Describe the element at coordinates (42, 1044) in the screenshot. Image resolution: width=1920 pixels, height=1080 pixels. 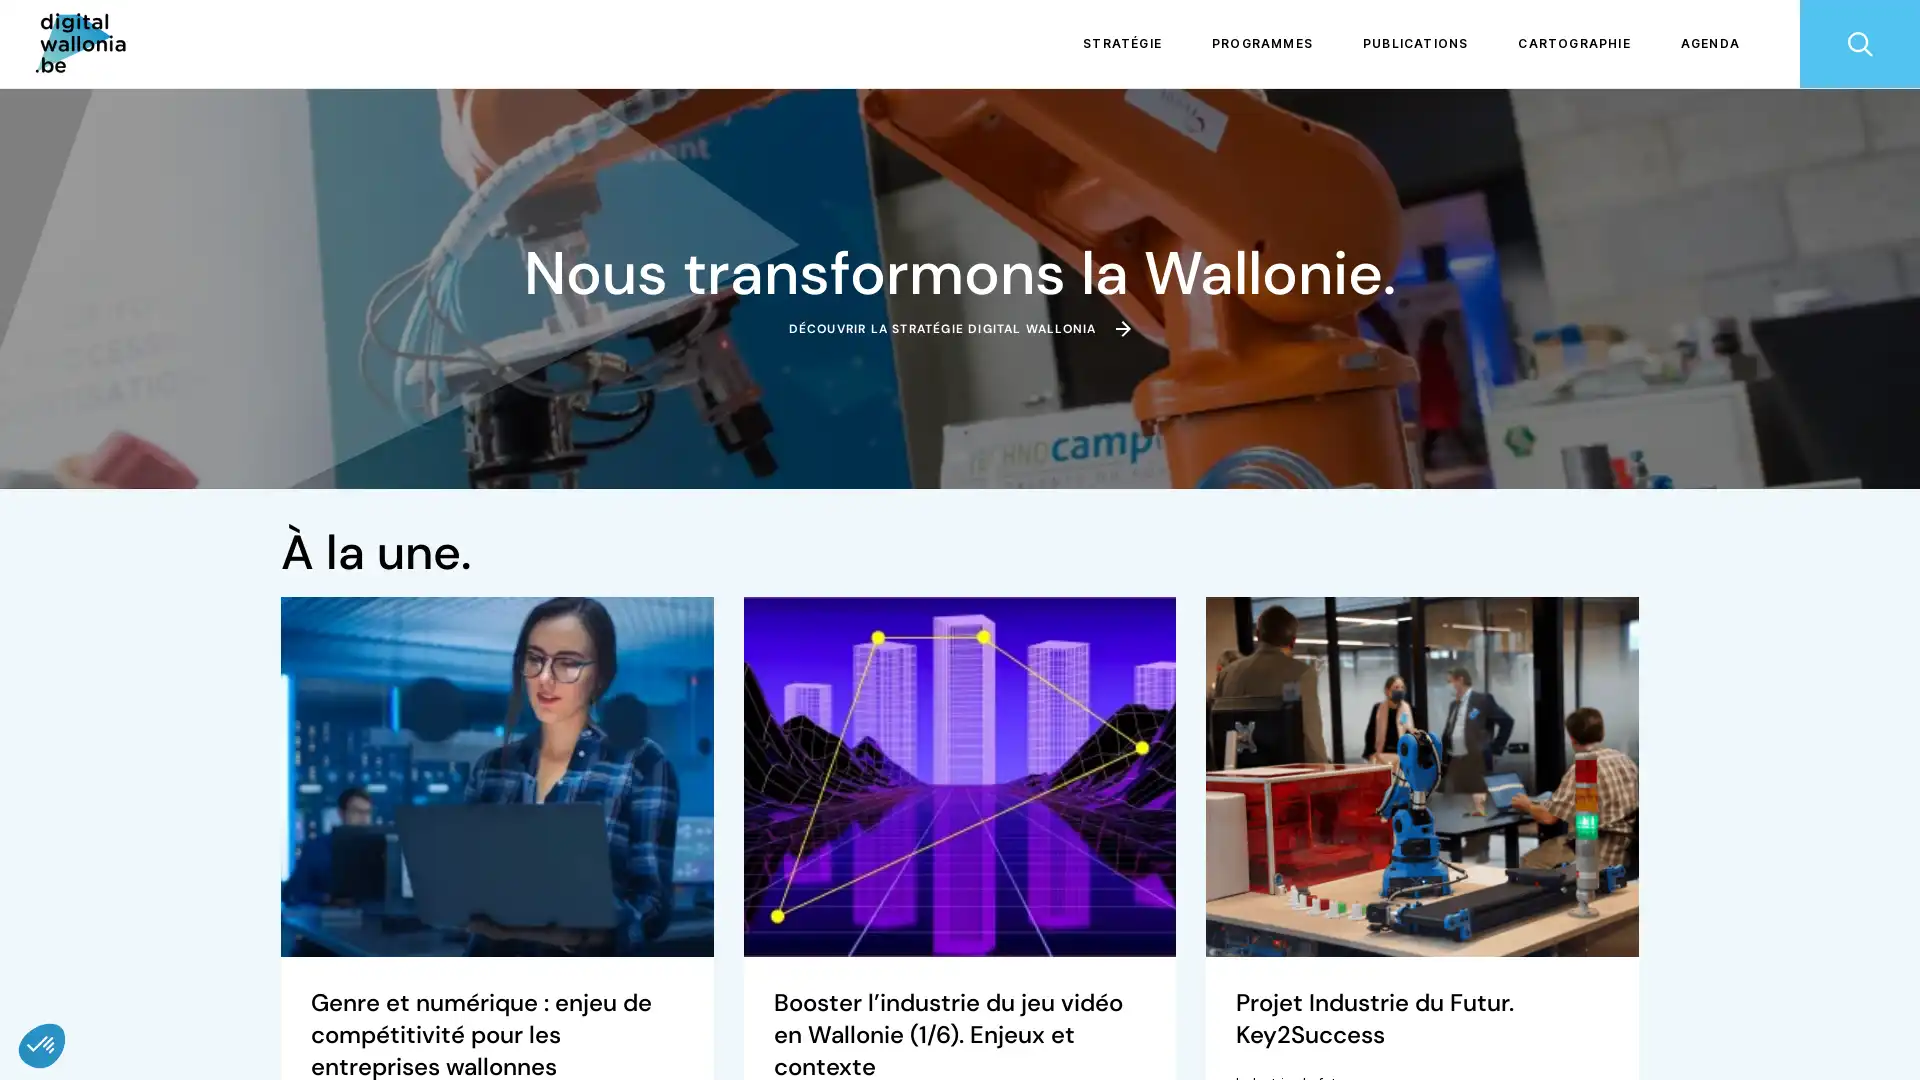
I see `Fermer` at that location.